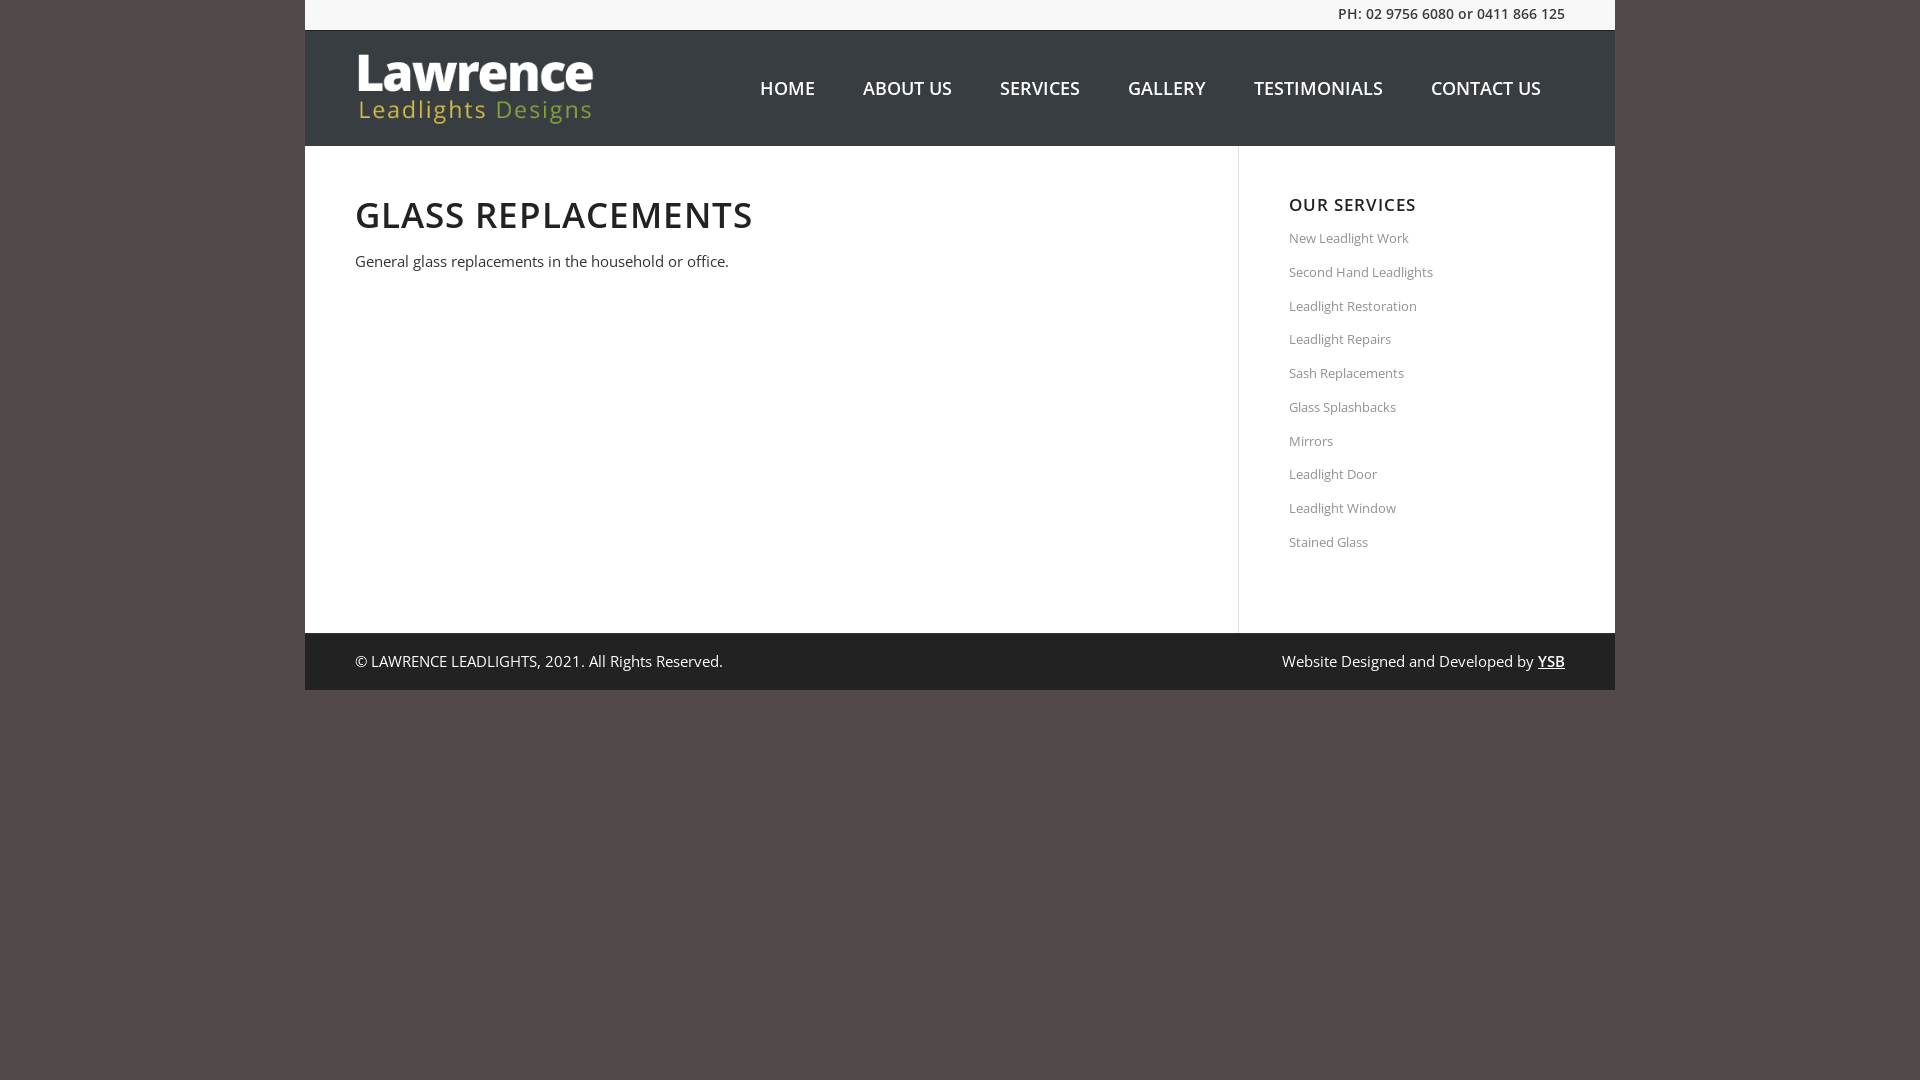 The height and width of the screenshot is (1080, 1920). What do you see at coordinates (1550, 660) in the screenshot?
I see `'YSB'` at bounding box center [1550, 660].